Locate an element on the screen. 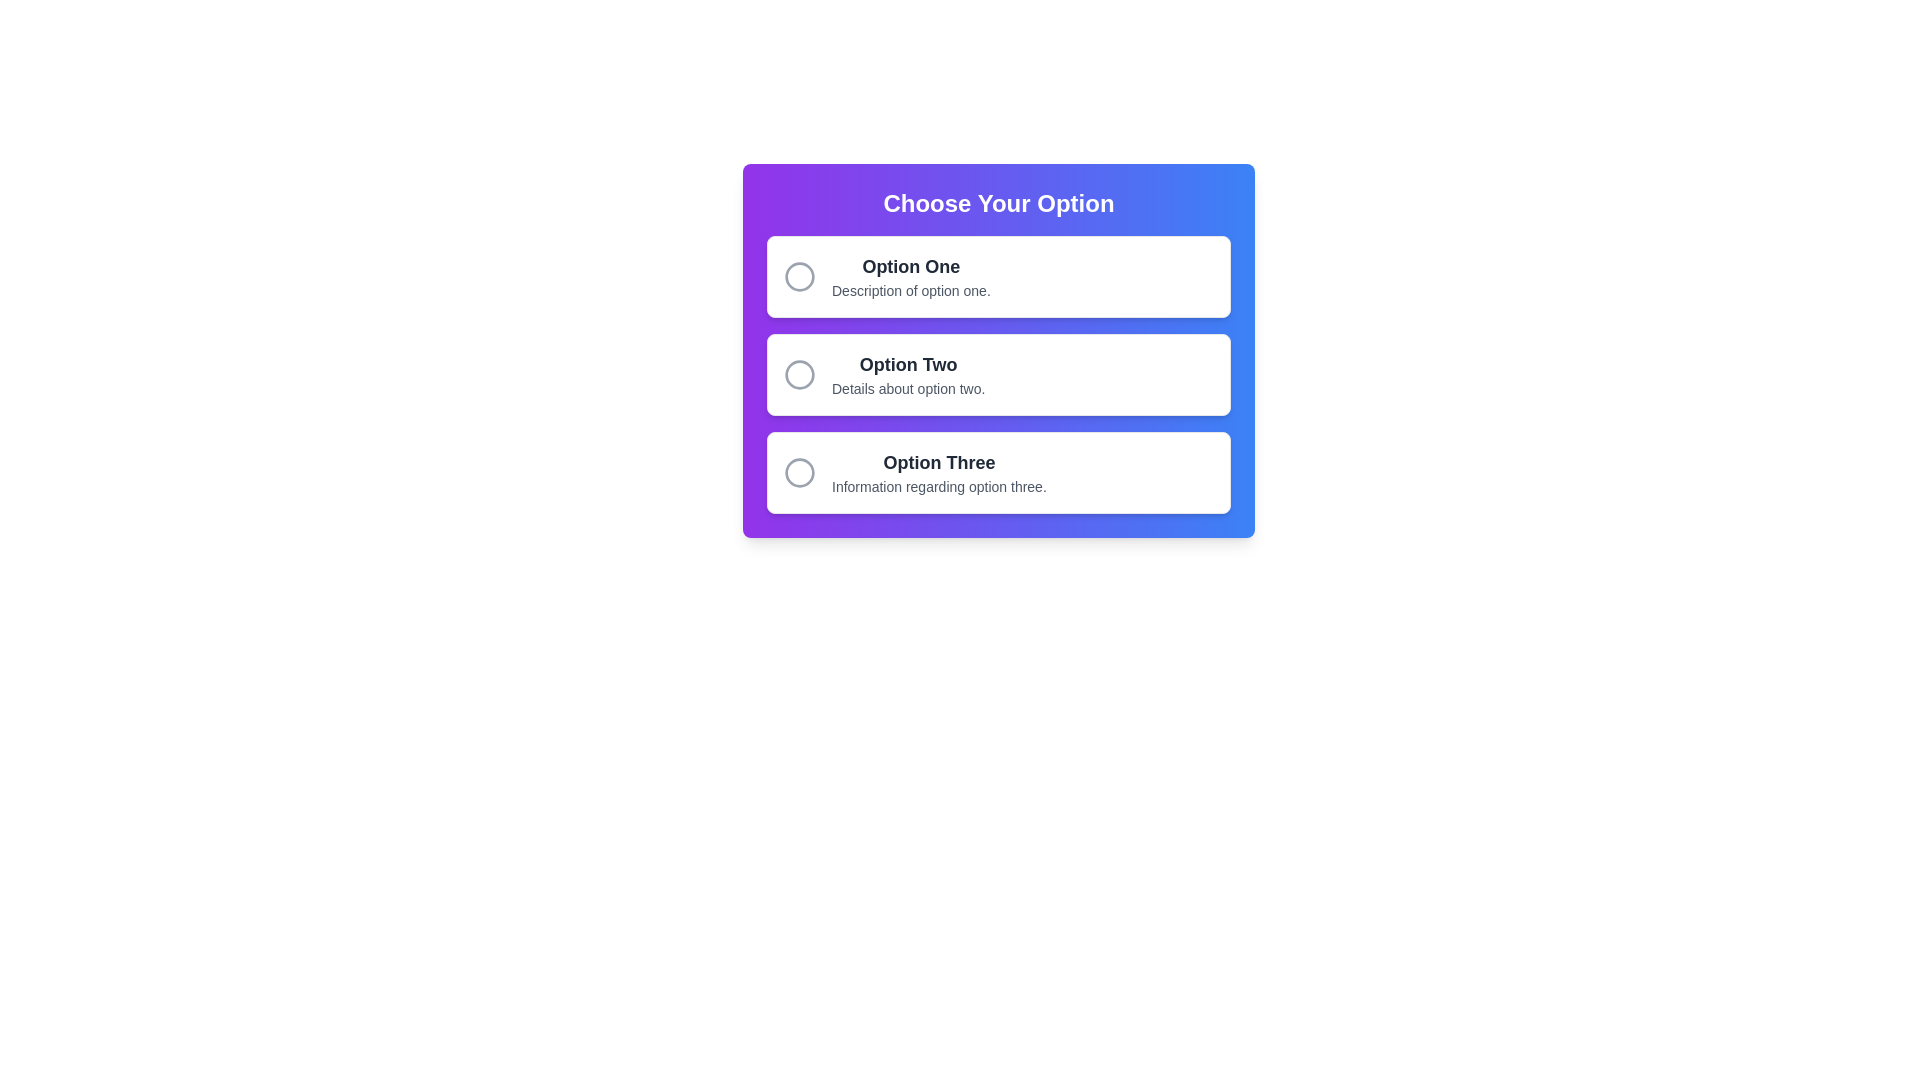 The width and height of the screenshot is (1920, 1080). the circular radio button icon with a gray border located to the left of the text 'Option Three' in the third option block to trigger hover effects is located at coordinates (800, 473).